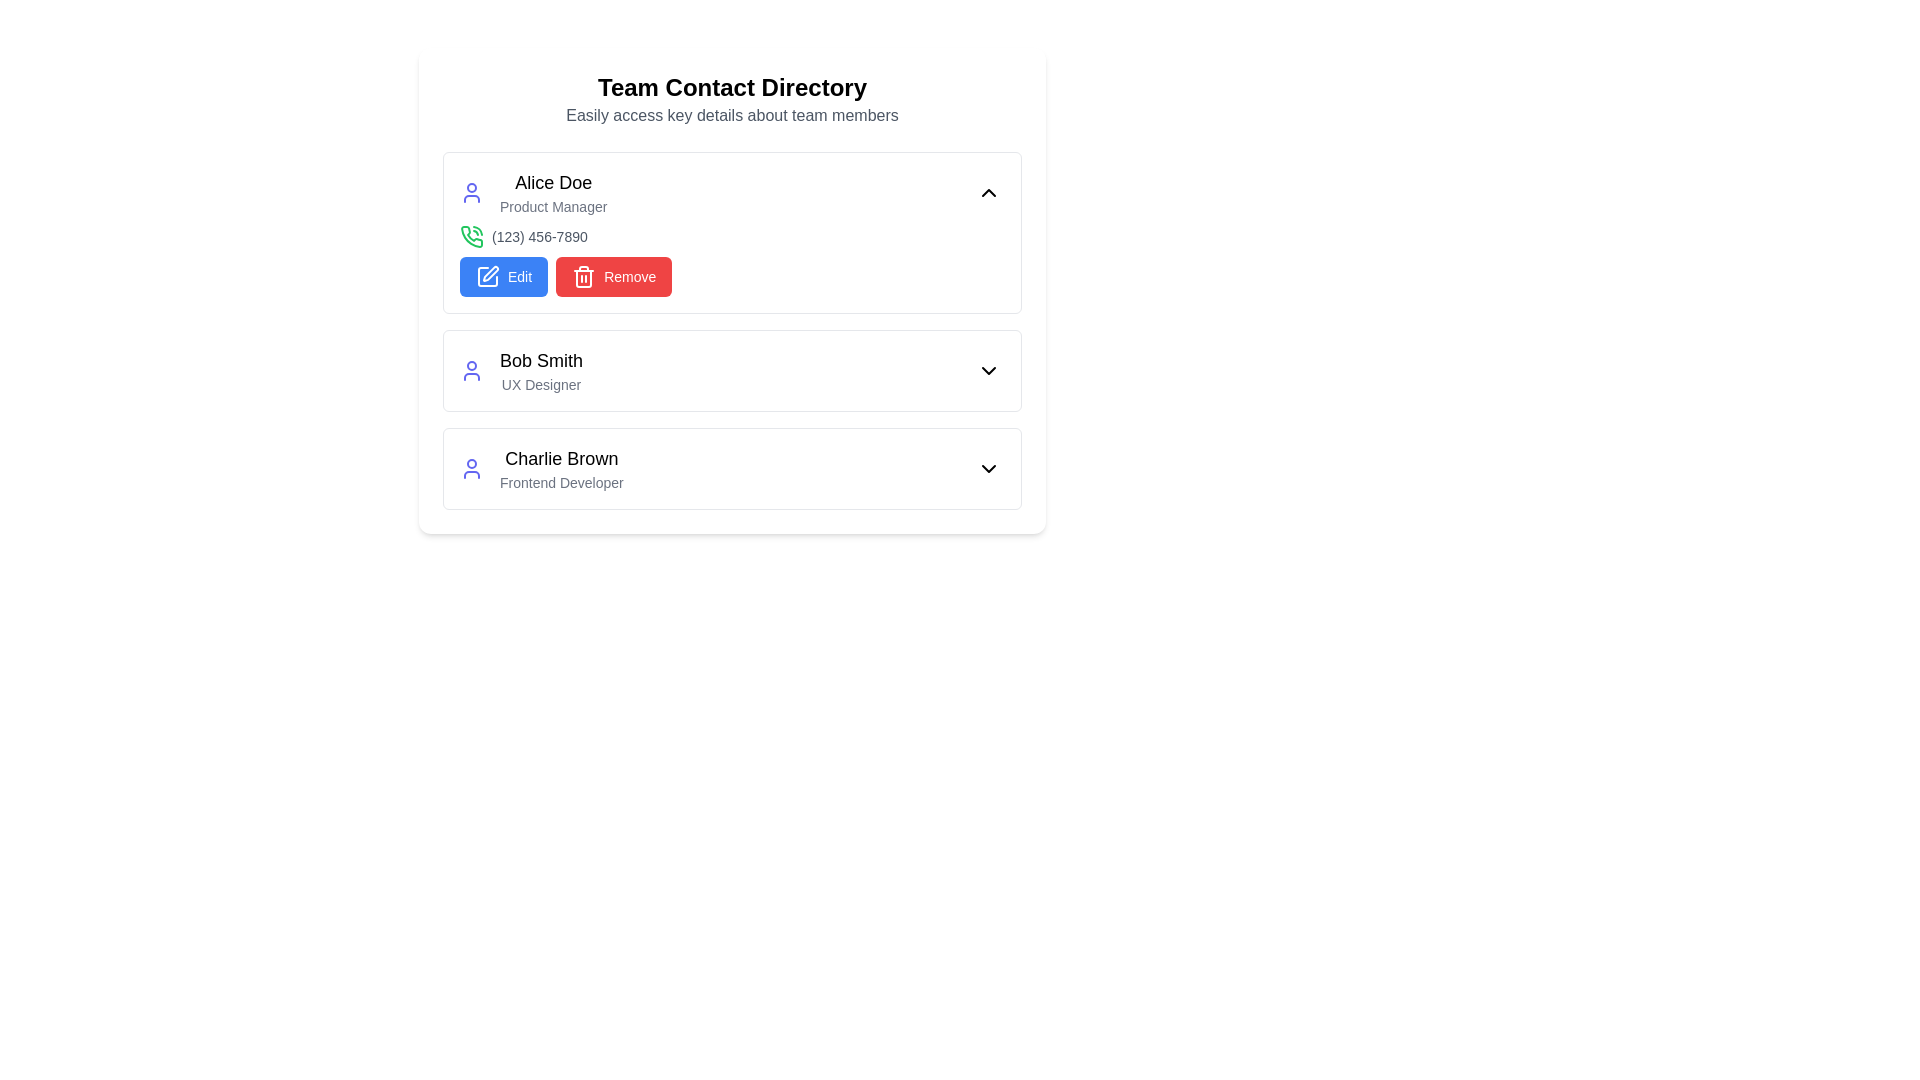 The height and width of the screenshot is (1080, 1920). I want to click on text content displaying the name and job title of the team member located in the second section of the 'Team Contact Directory', positioned below 'Alice Doe' and above 'Charlie Brown', so click(541, 370).